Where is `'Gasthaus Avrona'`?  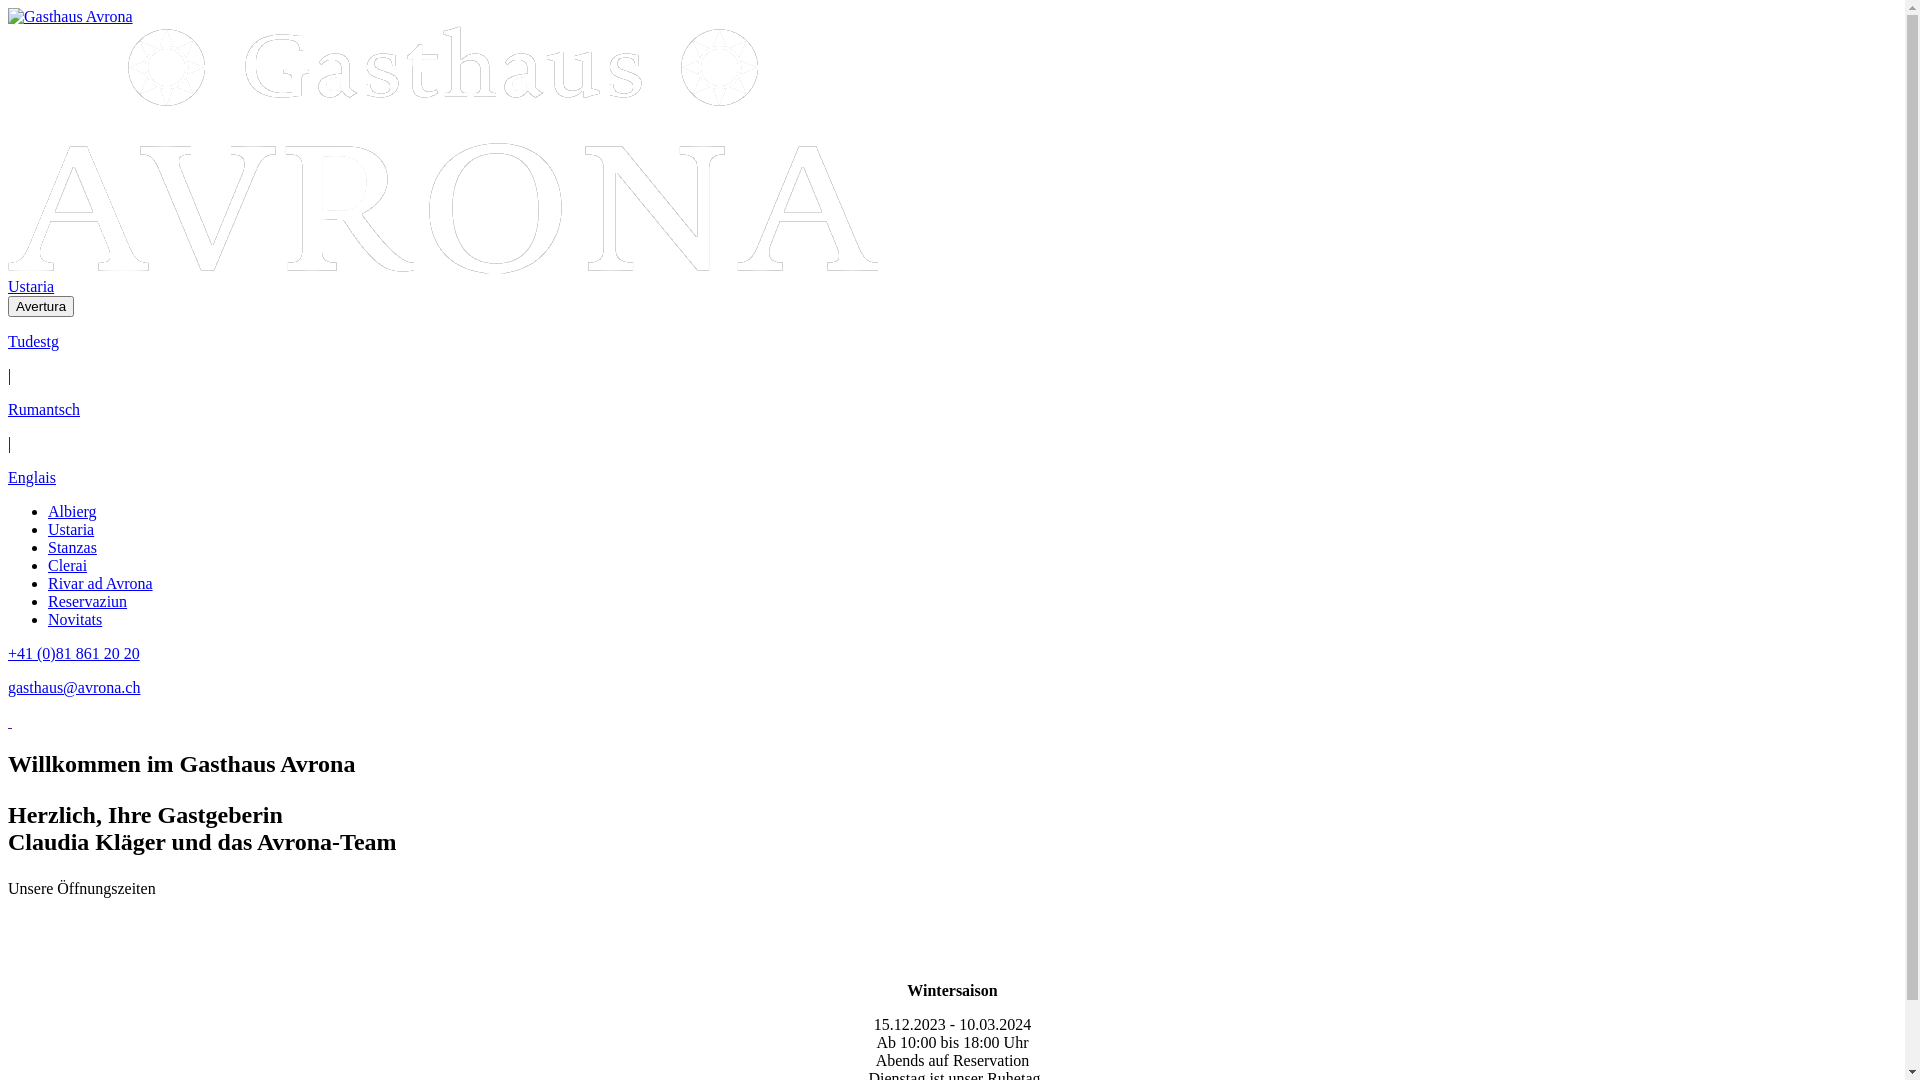
'Gasthaus Avrona' is located at coordinates (70, 16).